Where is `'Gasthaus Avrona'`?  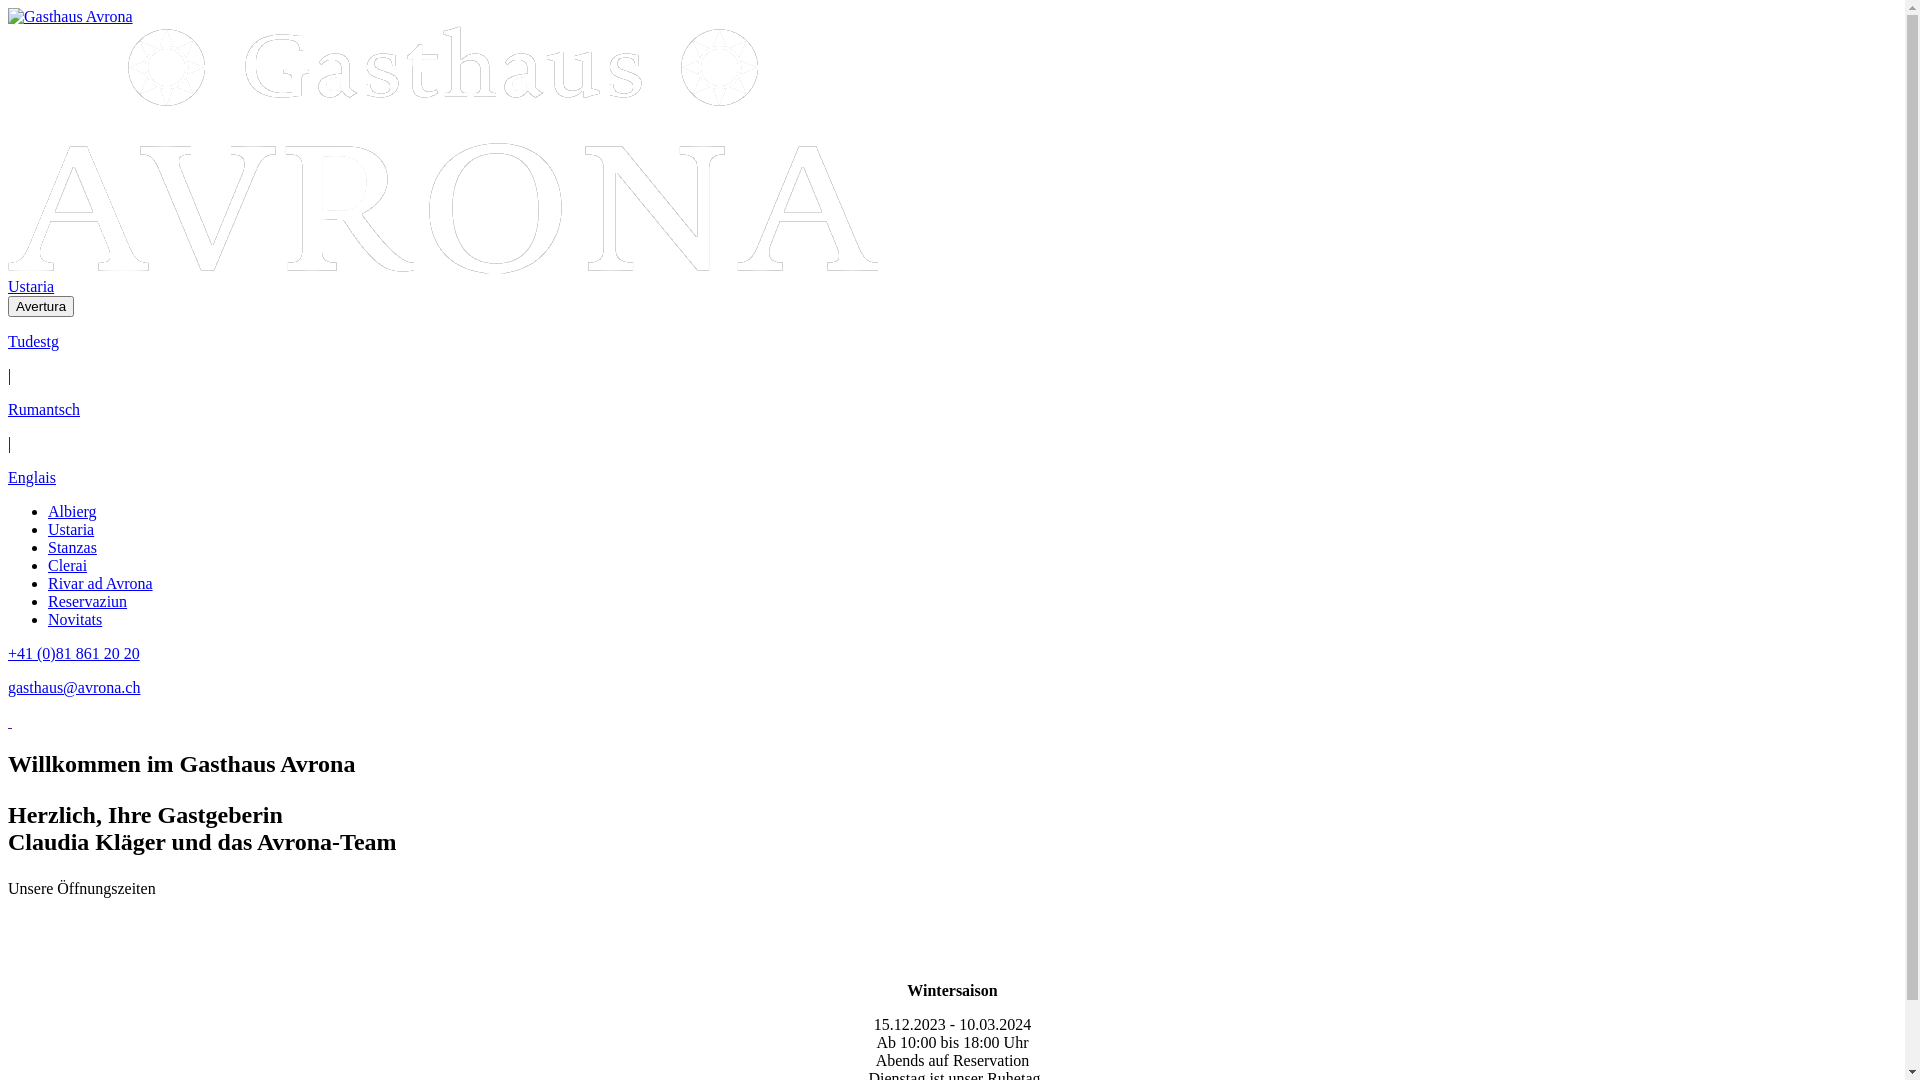
'Gasthaus Avrona' is located at coordinates (70, 16).